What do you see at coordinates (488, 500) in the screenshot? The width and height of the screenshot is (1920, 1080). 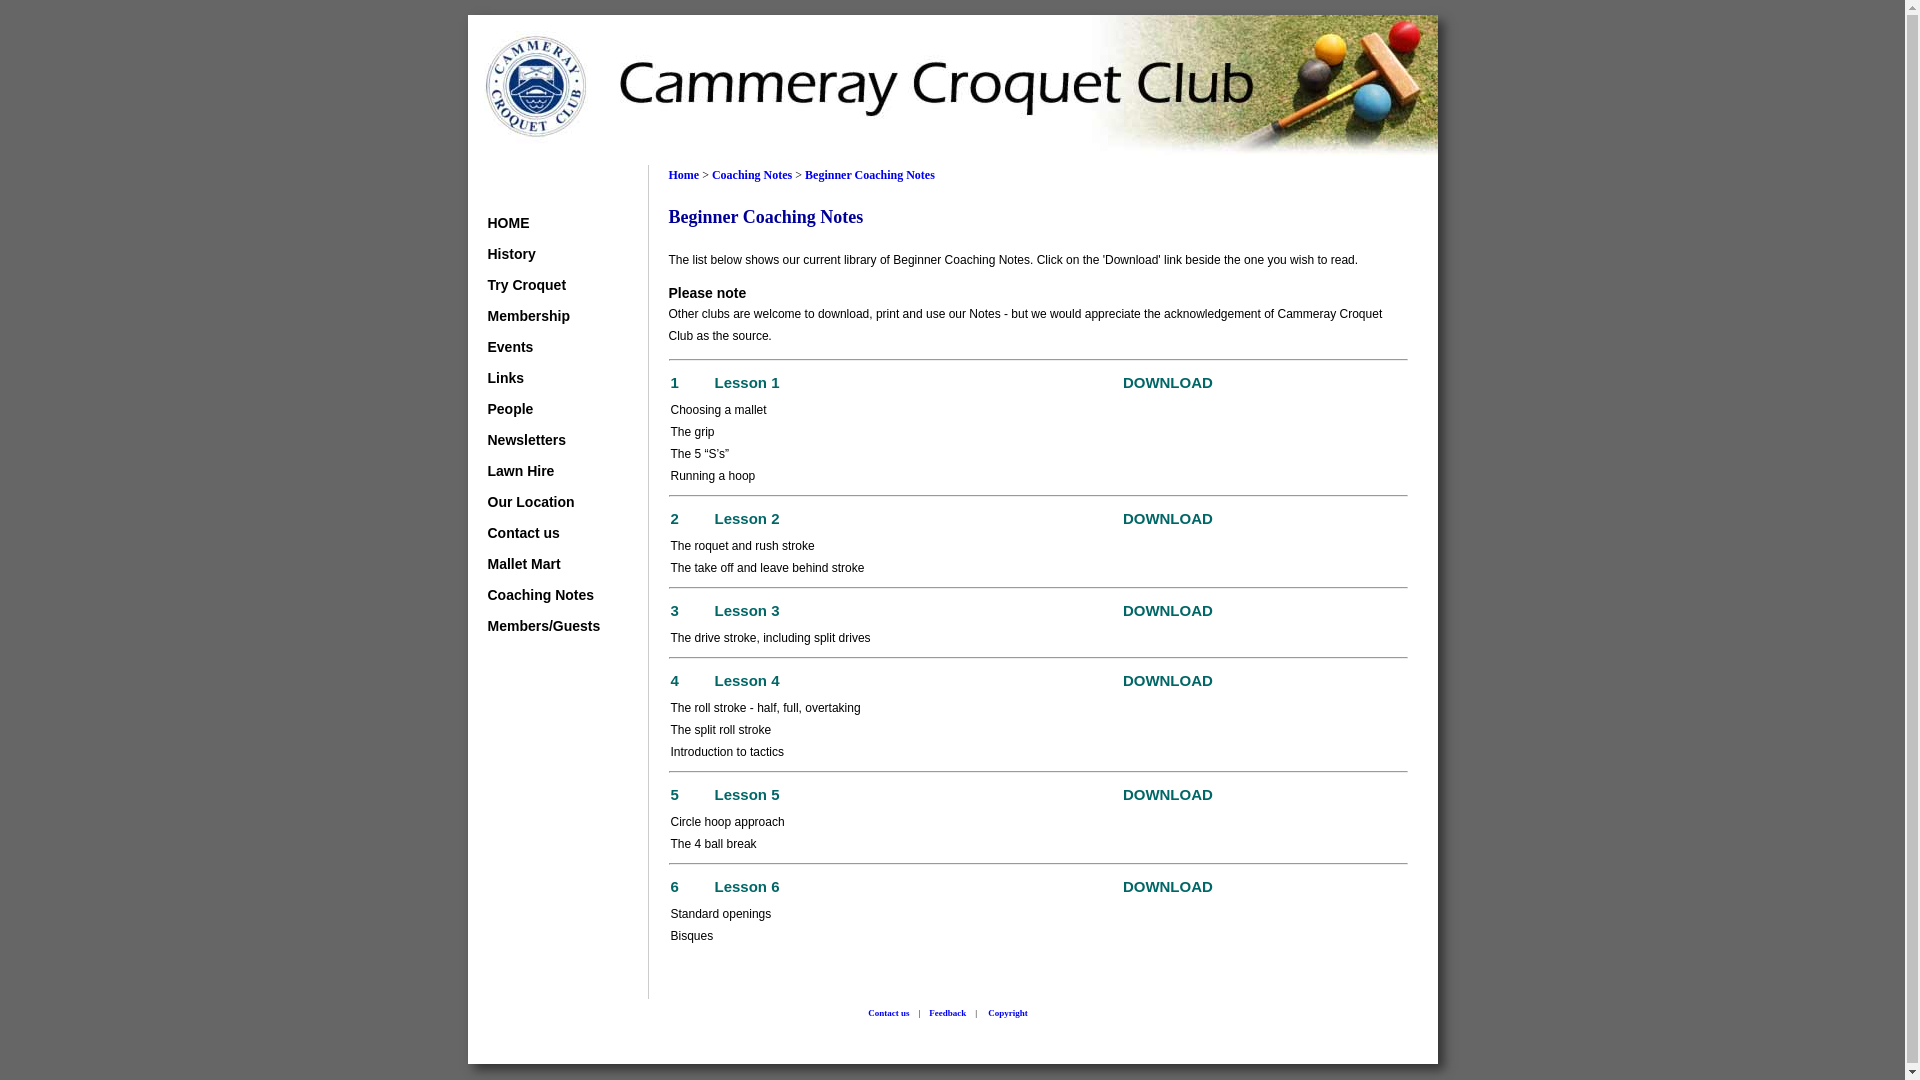 I see `'Our Location'` at bounding box center [488, 500].